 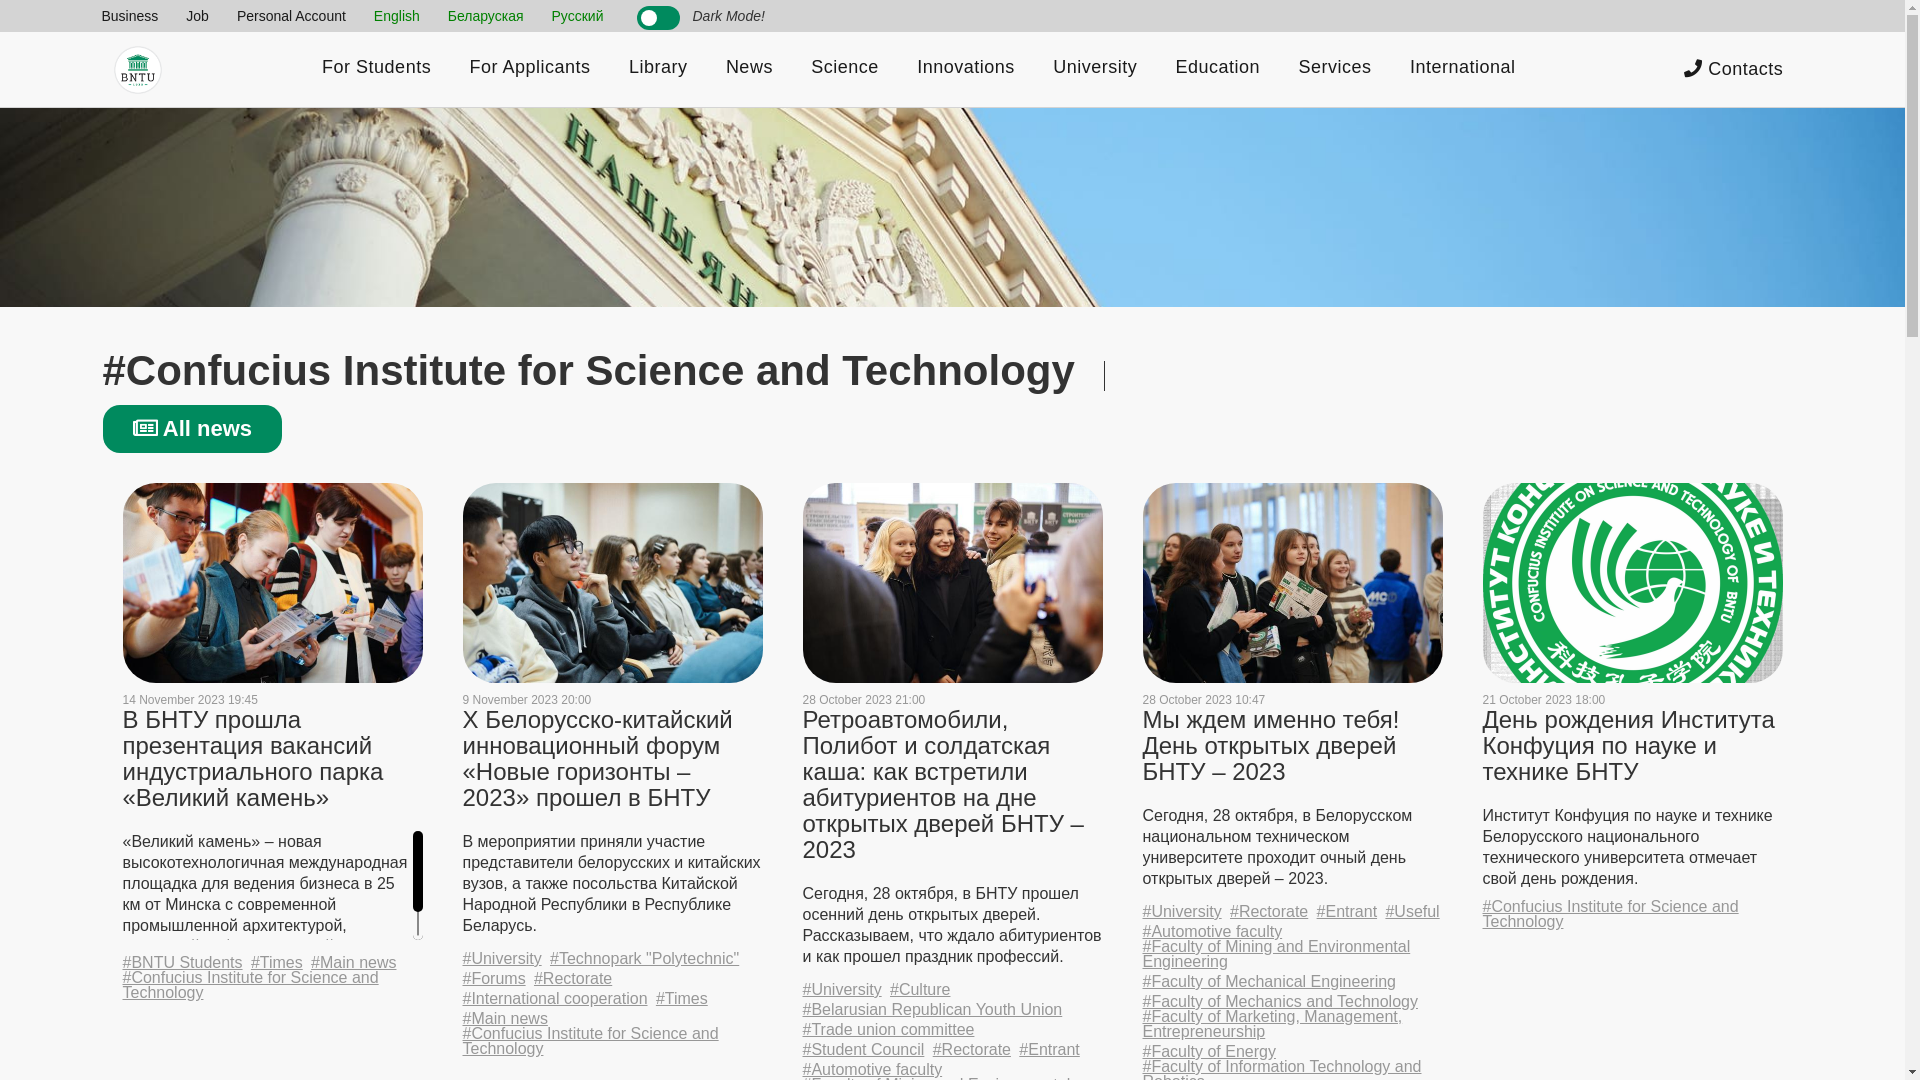 What do you see at coordinates (1142, 980) in the screenshot?
I see `'#Faculty of Mechanical Engineering'` at bounding box center [1142, 980].